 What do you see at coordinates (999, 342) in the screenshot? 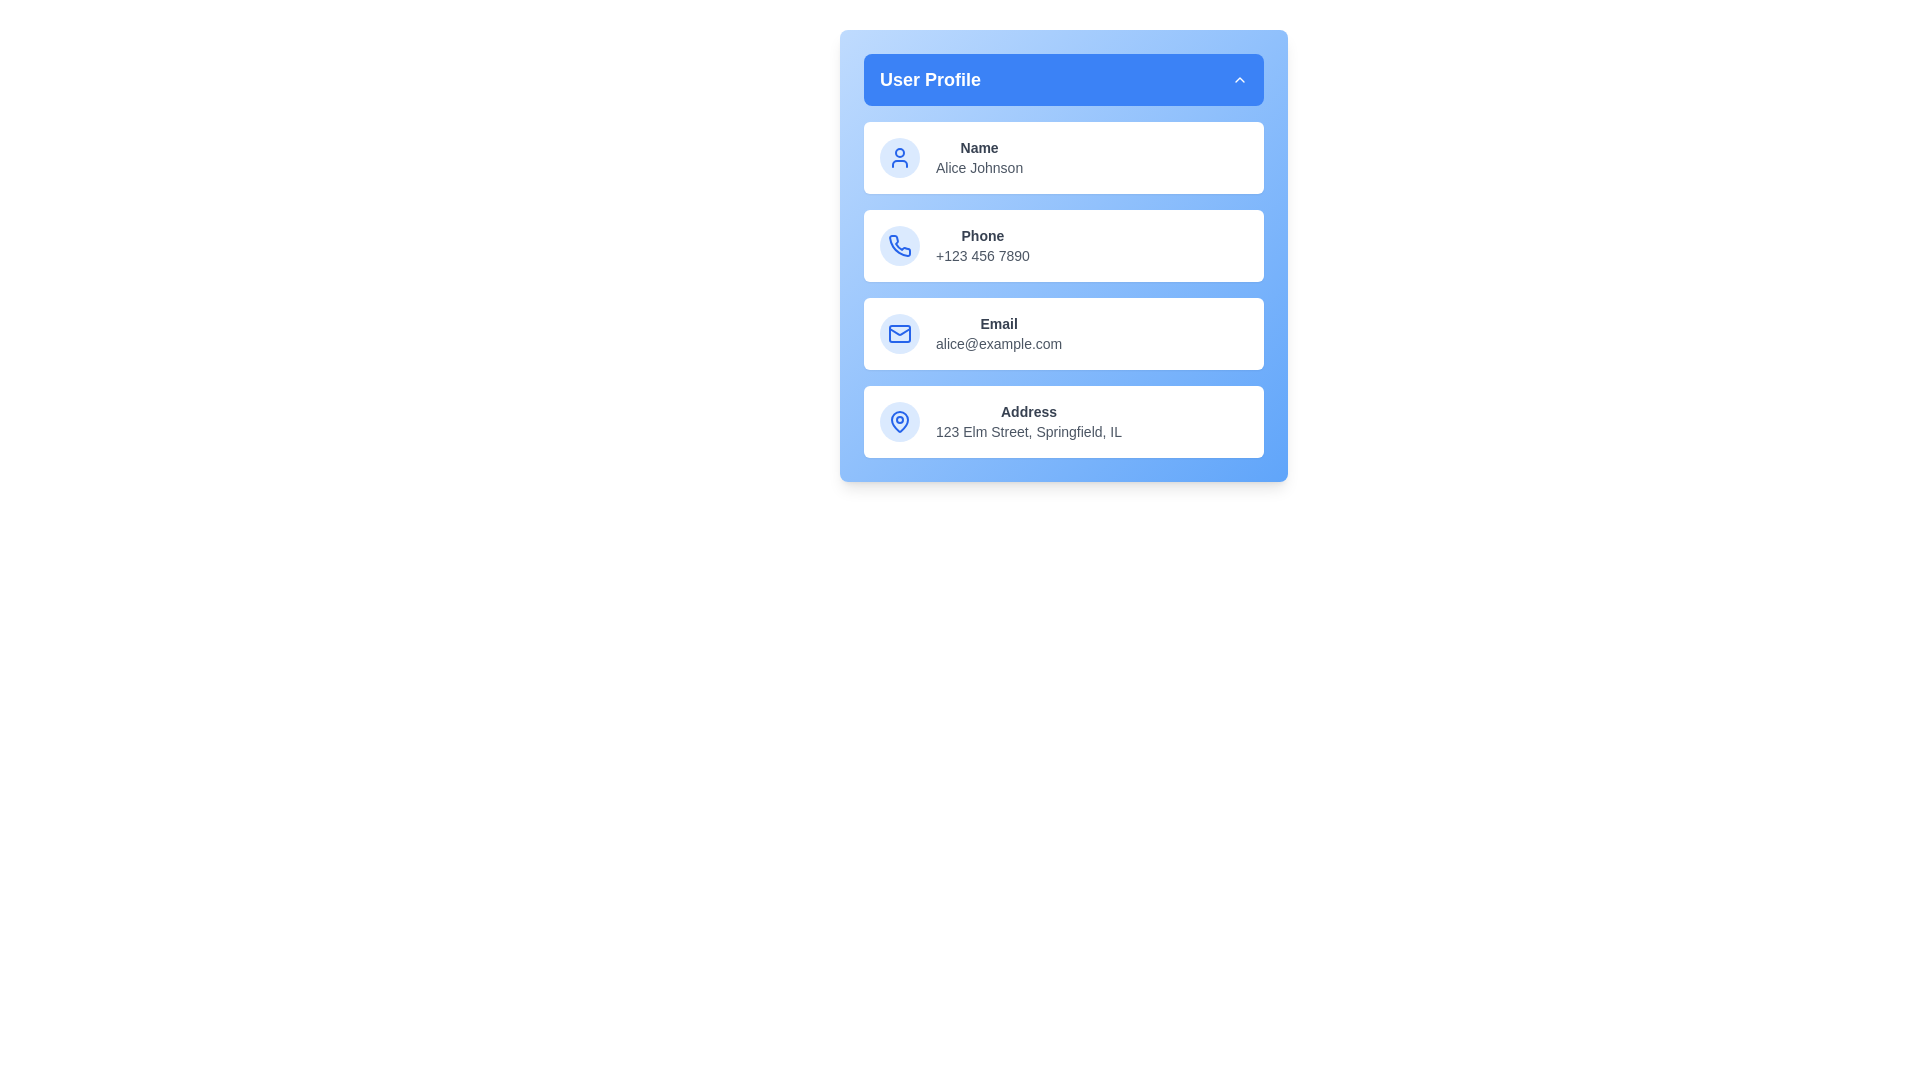
I see `the user's email address display in the user profile interface, located under the 'Email' label` at bounding box center [999, 342].